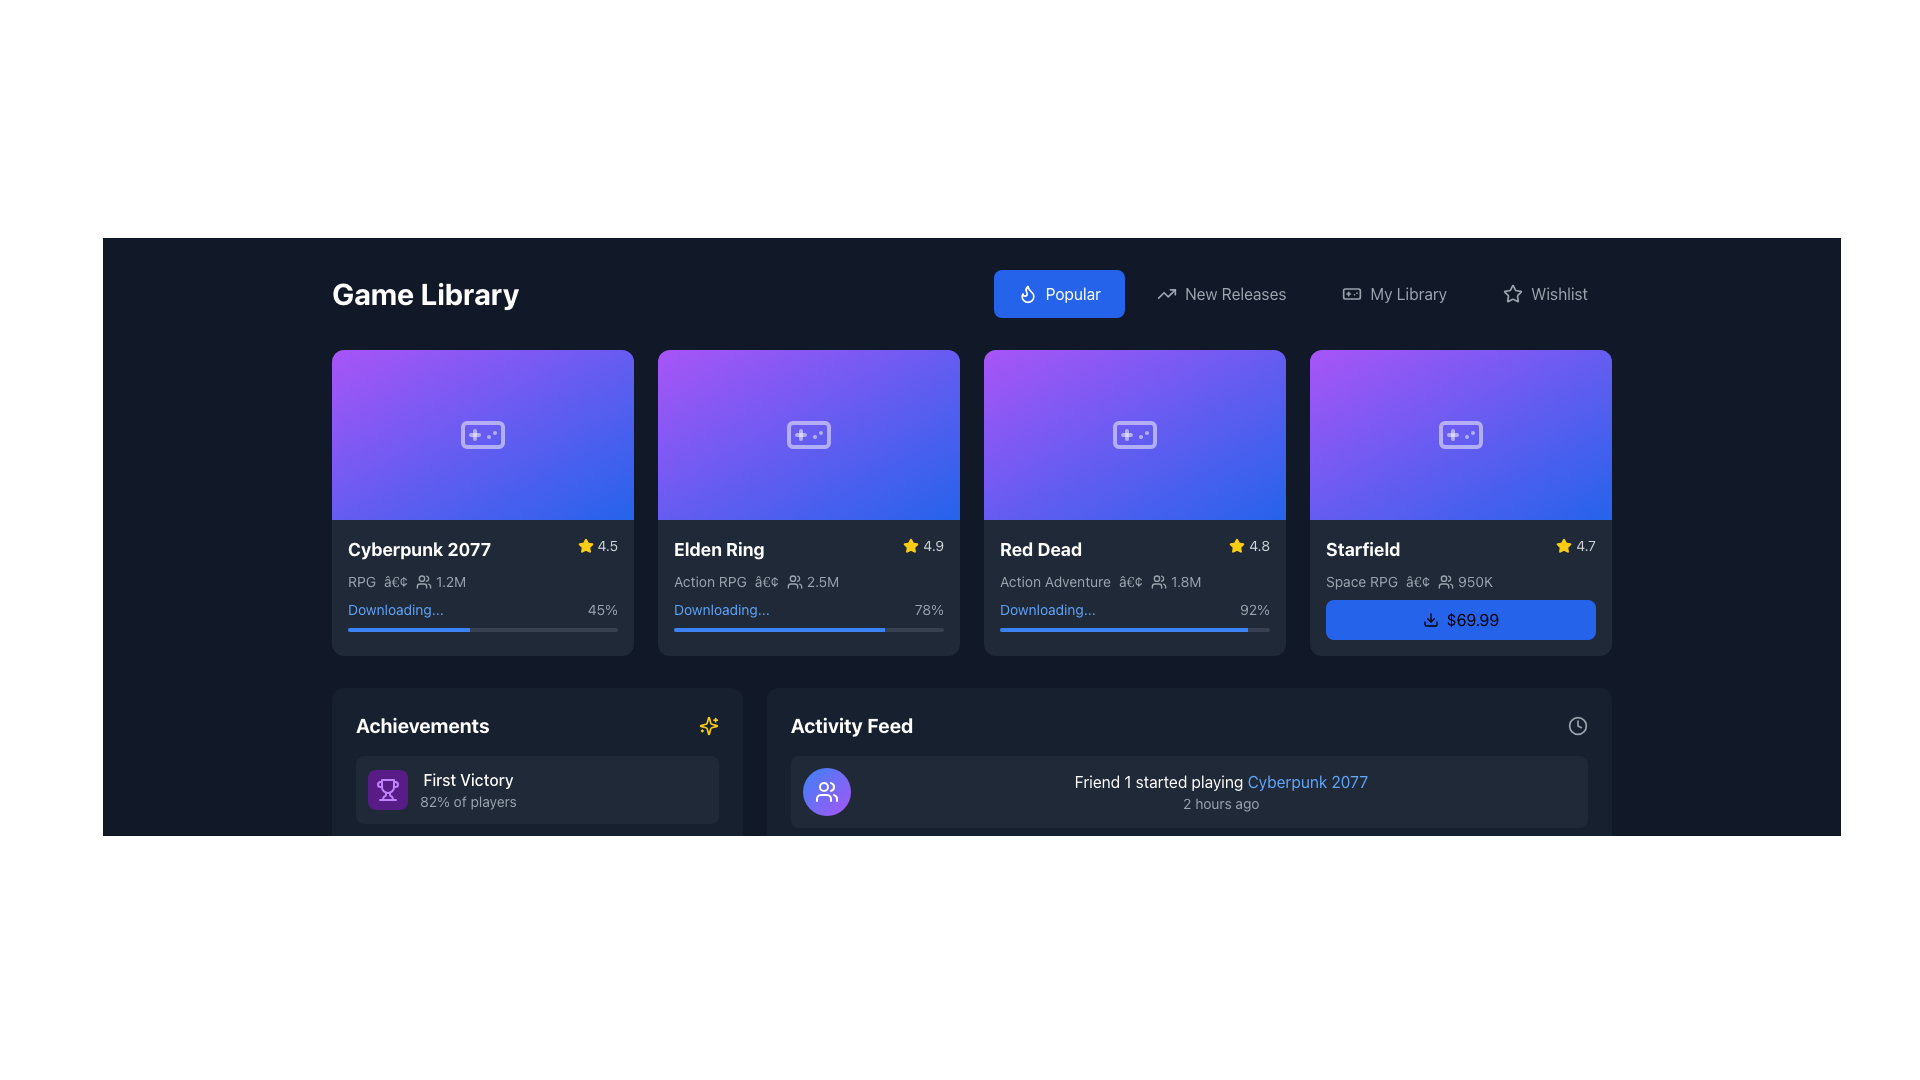  What do you see at coordinates (1584, 375) in the screenshot?
I see `the circular play button with a black background and transparency effects located at the top-right corner of the 'Starfield' product card` at bounding box center [1584, 375].